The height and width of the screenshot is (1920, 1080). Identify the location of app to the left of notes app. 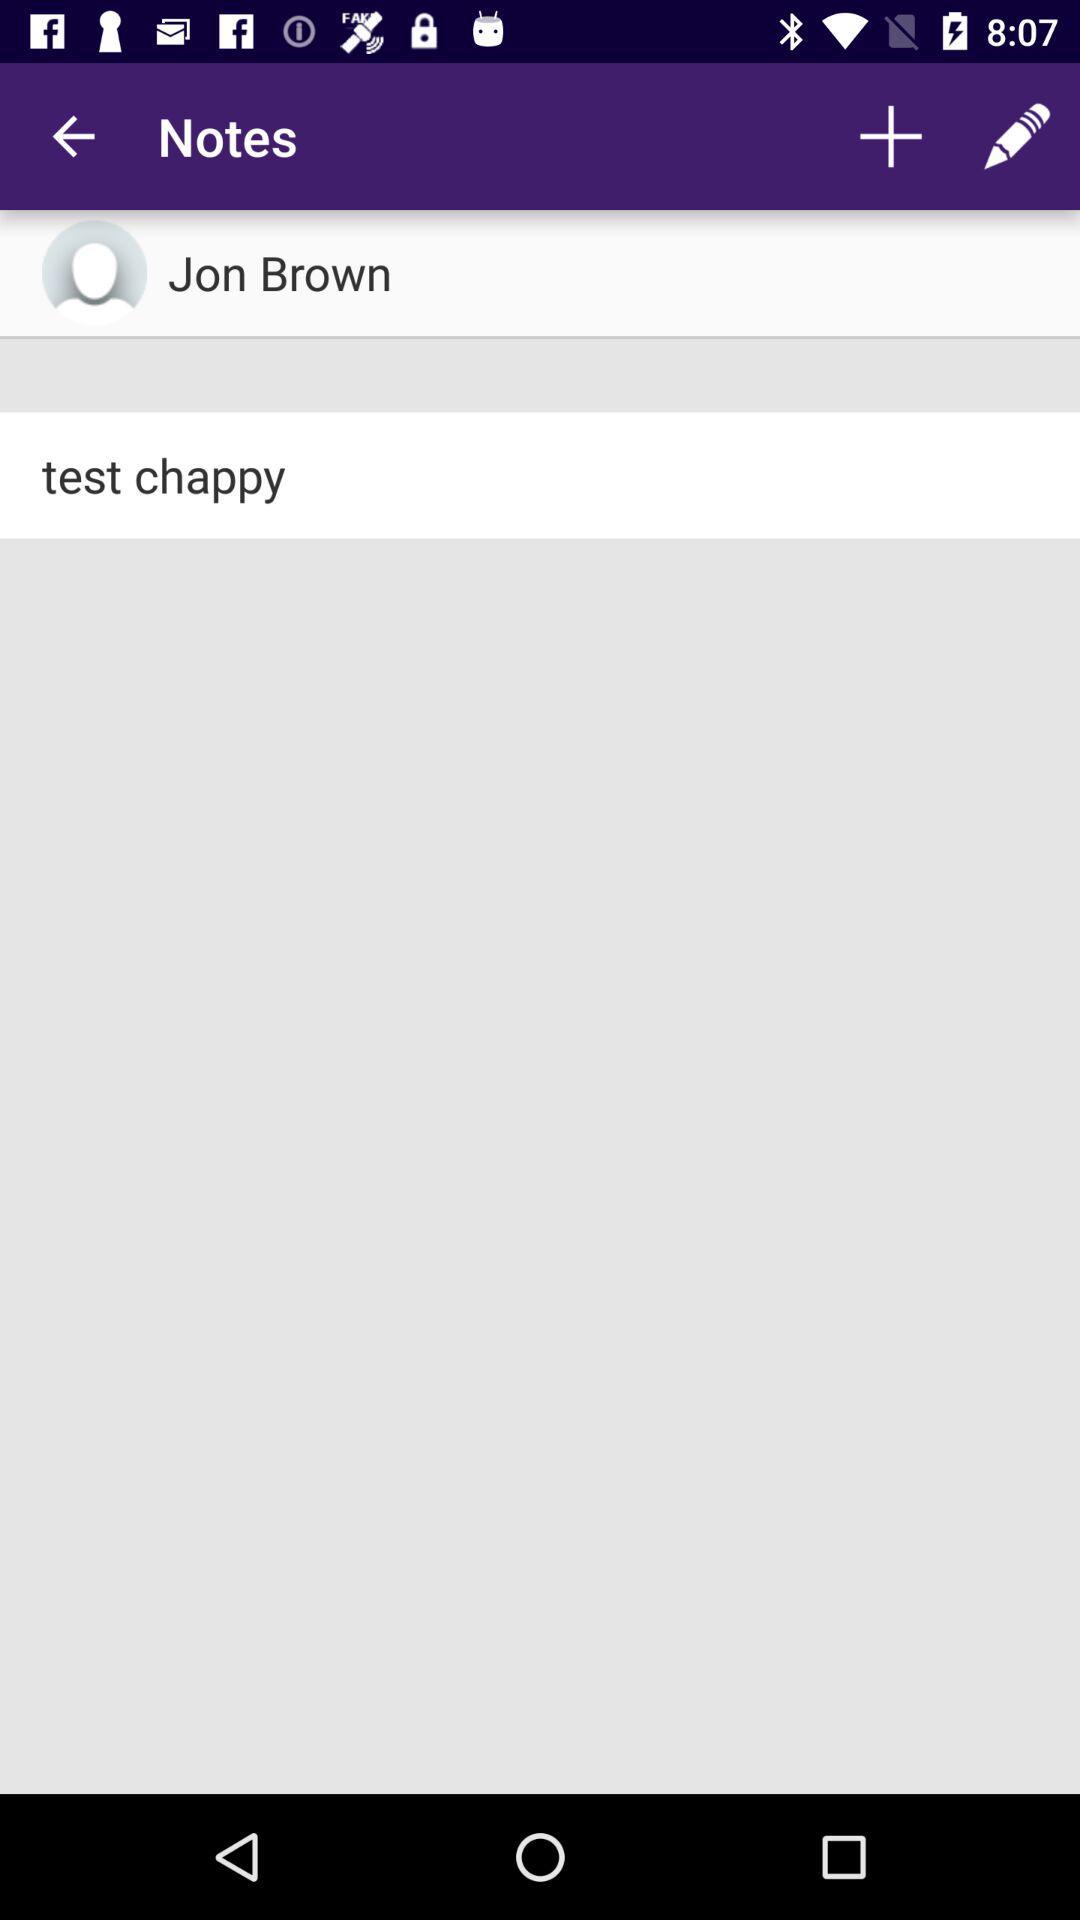
(72, 135).